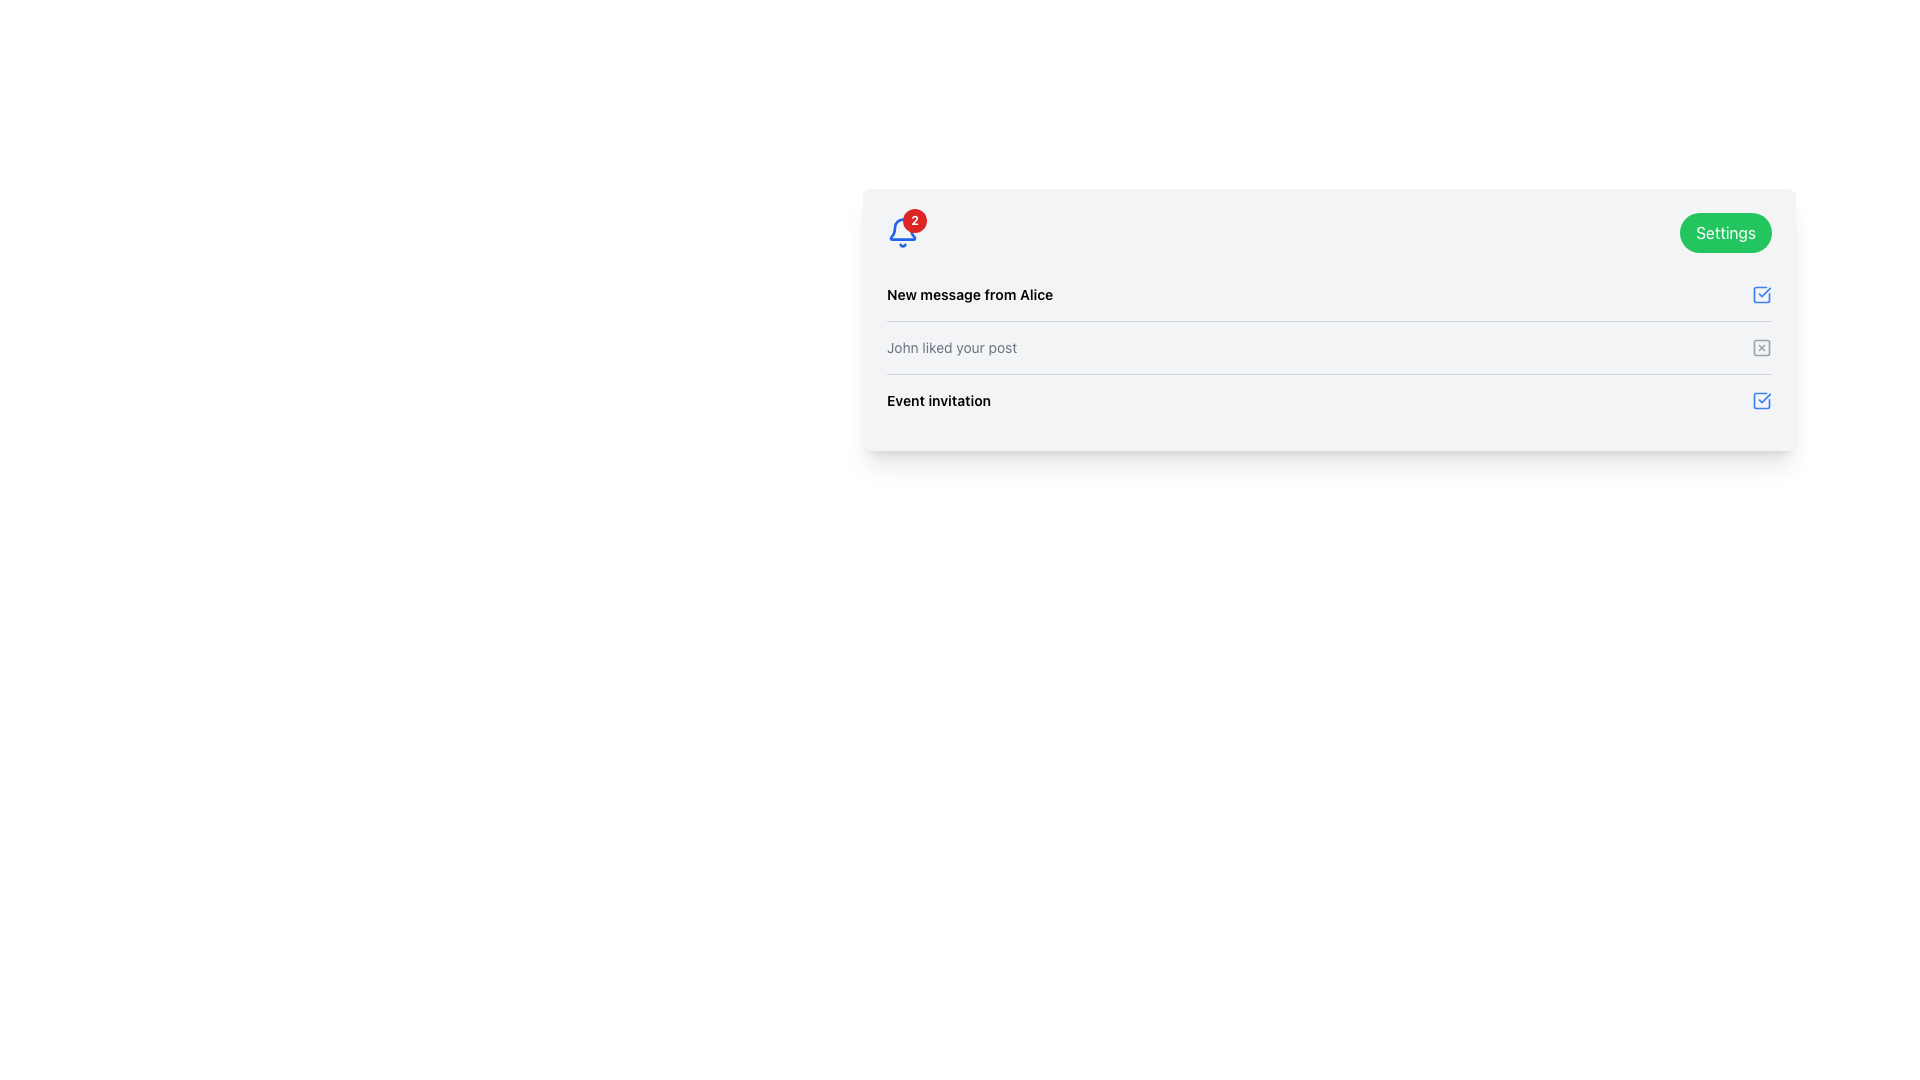  Describe the element at coordinates (1329, 346) in the screenshot. I see `the second notification in the list that displays 'John liked your post', which is positioned between 'New message from Alice' and 'Event invitation'` at that location.